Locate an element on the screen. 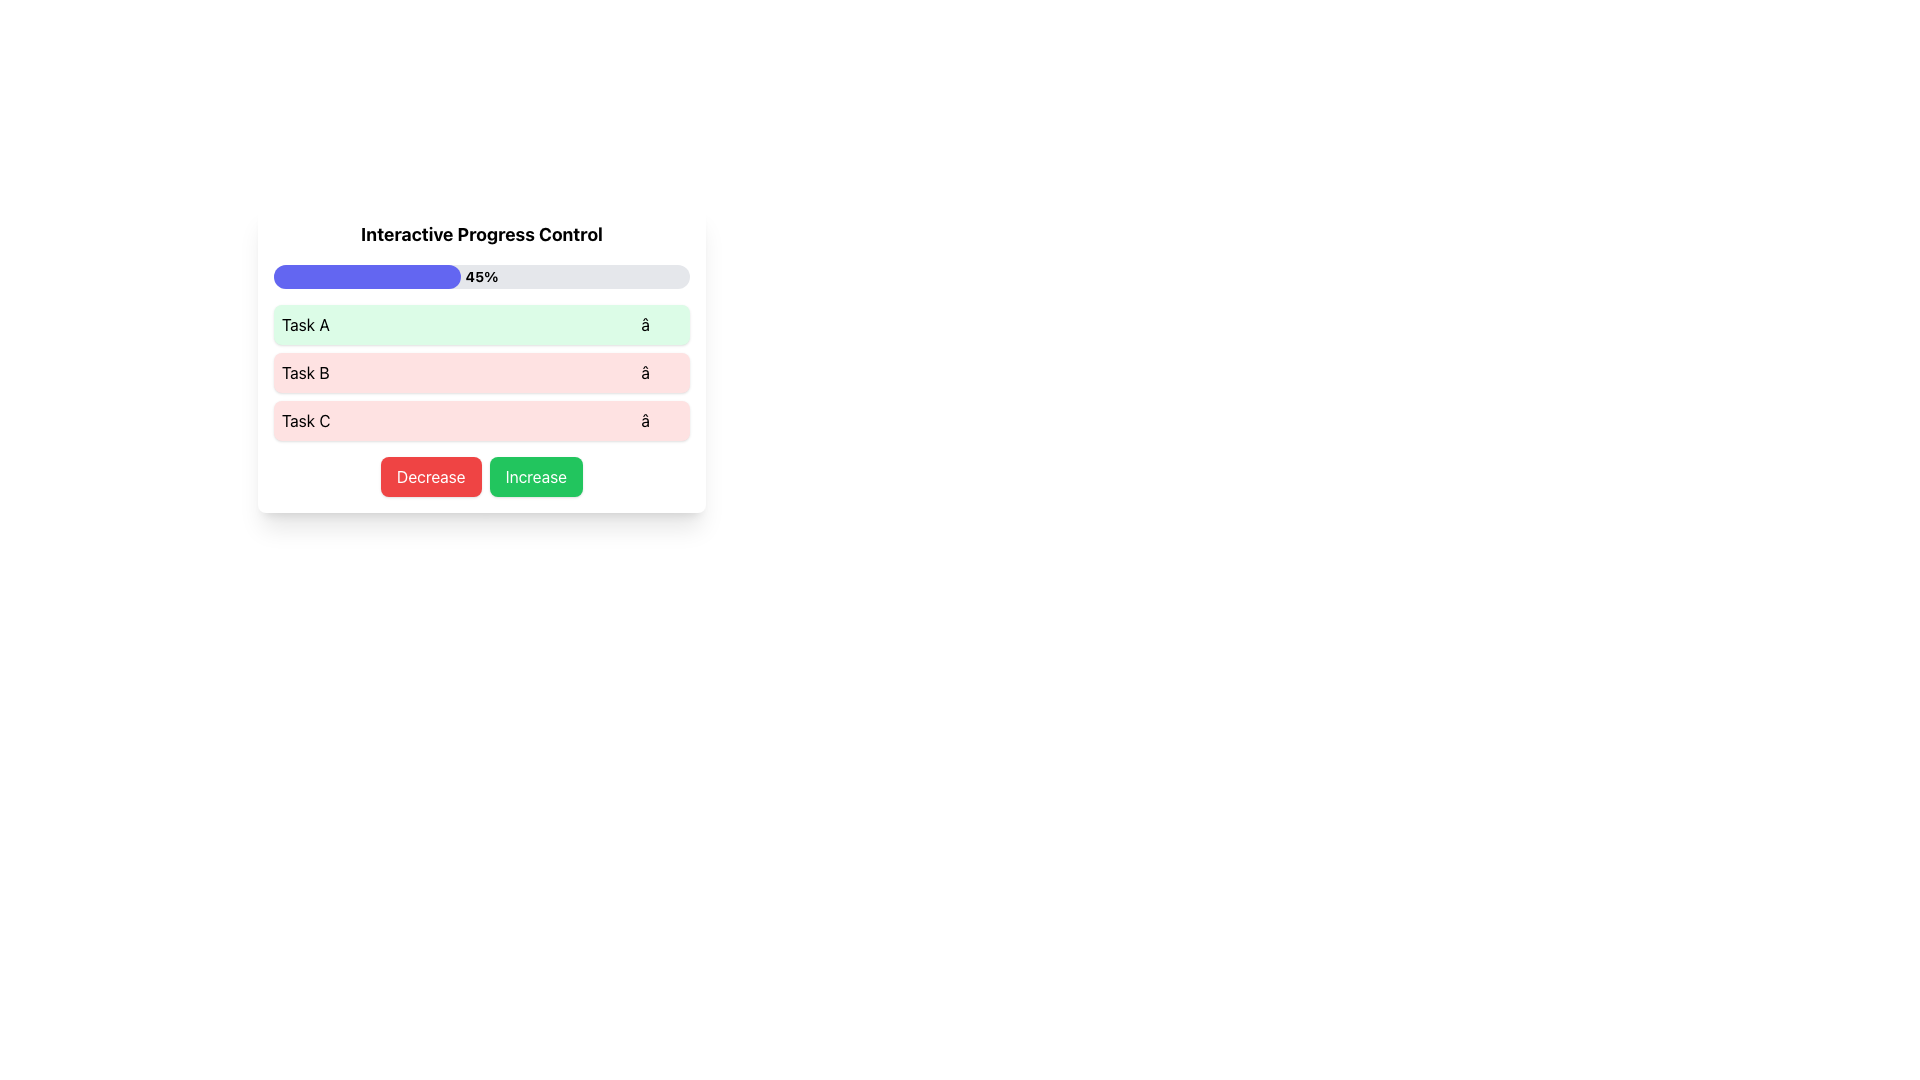 The width and height of the screenshot is (1920, 1080). the 'Increase' button, which is the second button in a pair located at the bottom of the interface, to trigger hover effects is located at coordinates (536, 477).